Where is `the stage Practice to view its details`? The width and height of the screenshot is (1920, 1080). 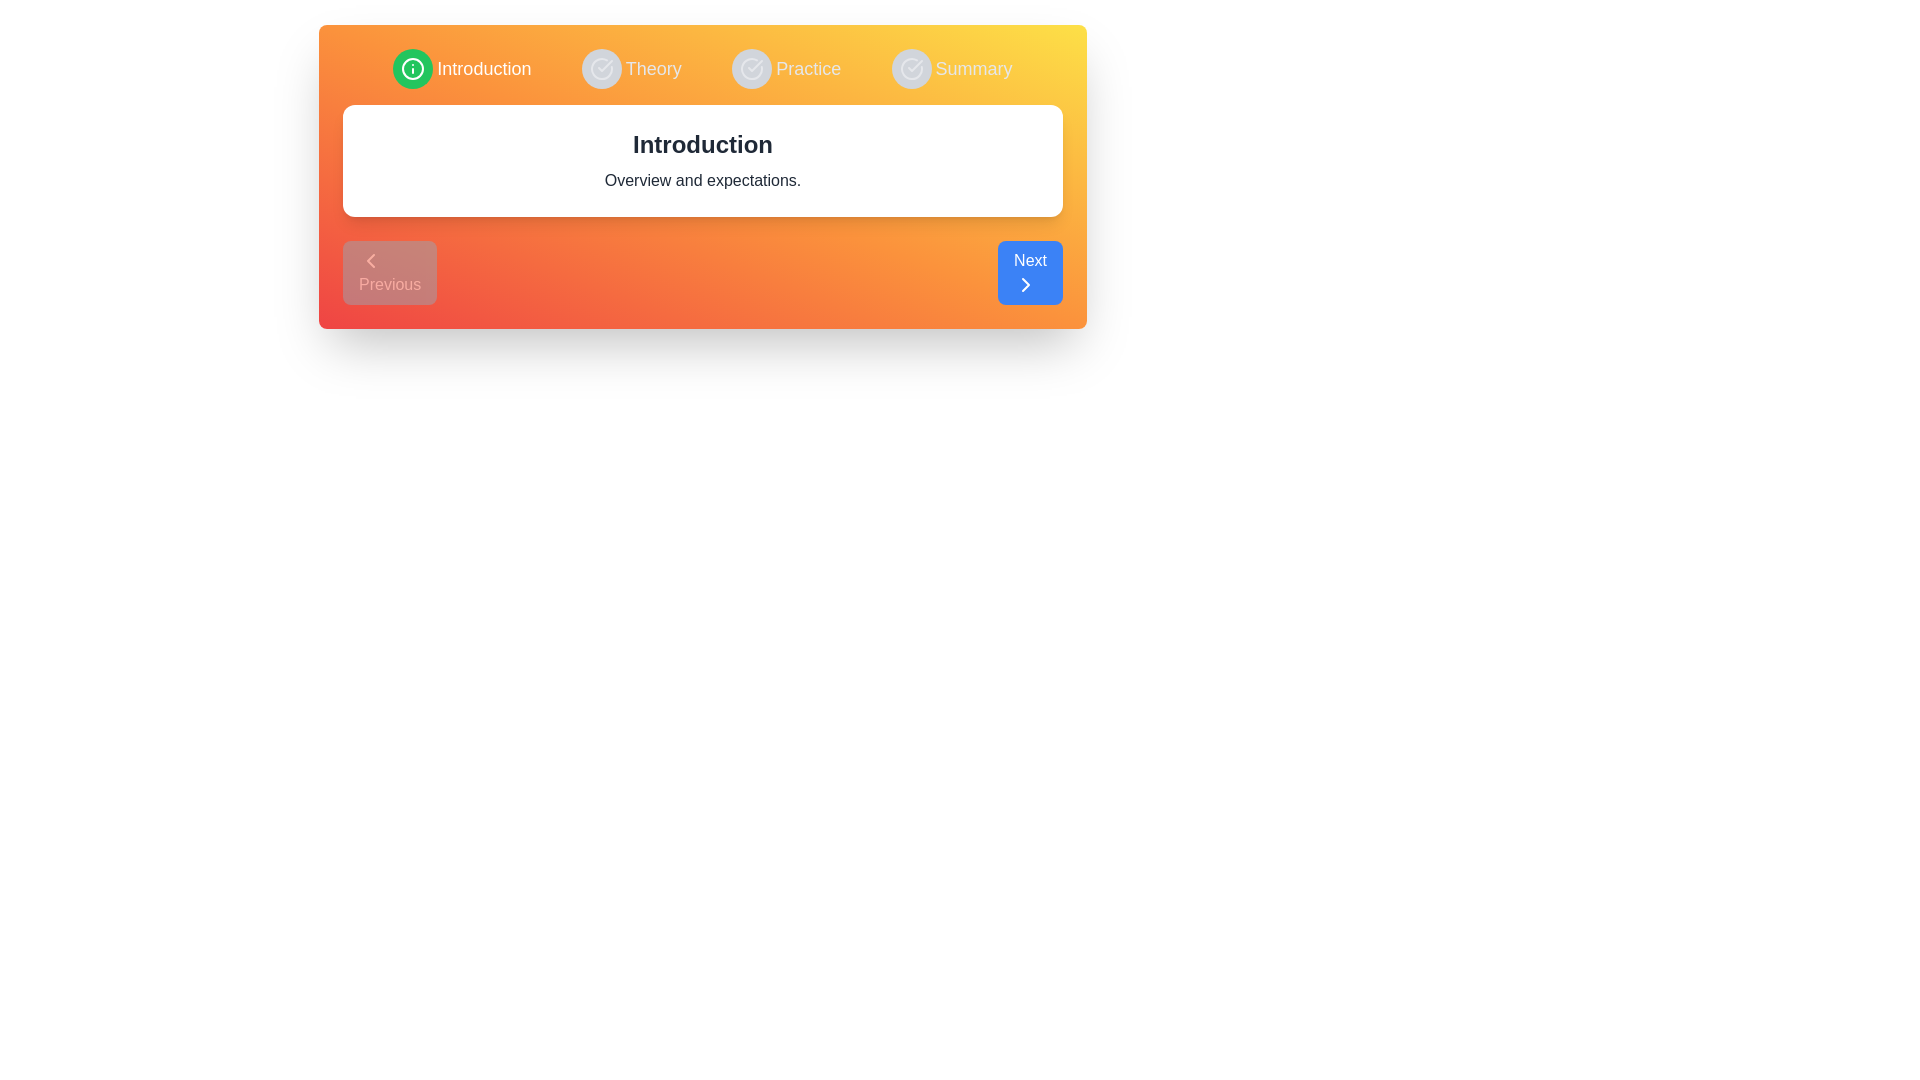 the stage Practice to view its details is located at coordinates (785, 68).